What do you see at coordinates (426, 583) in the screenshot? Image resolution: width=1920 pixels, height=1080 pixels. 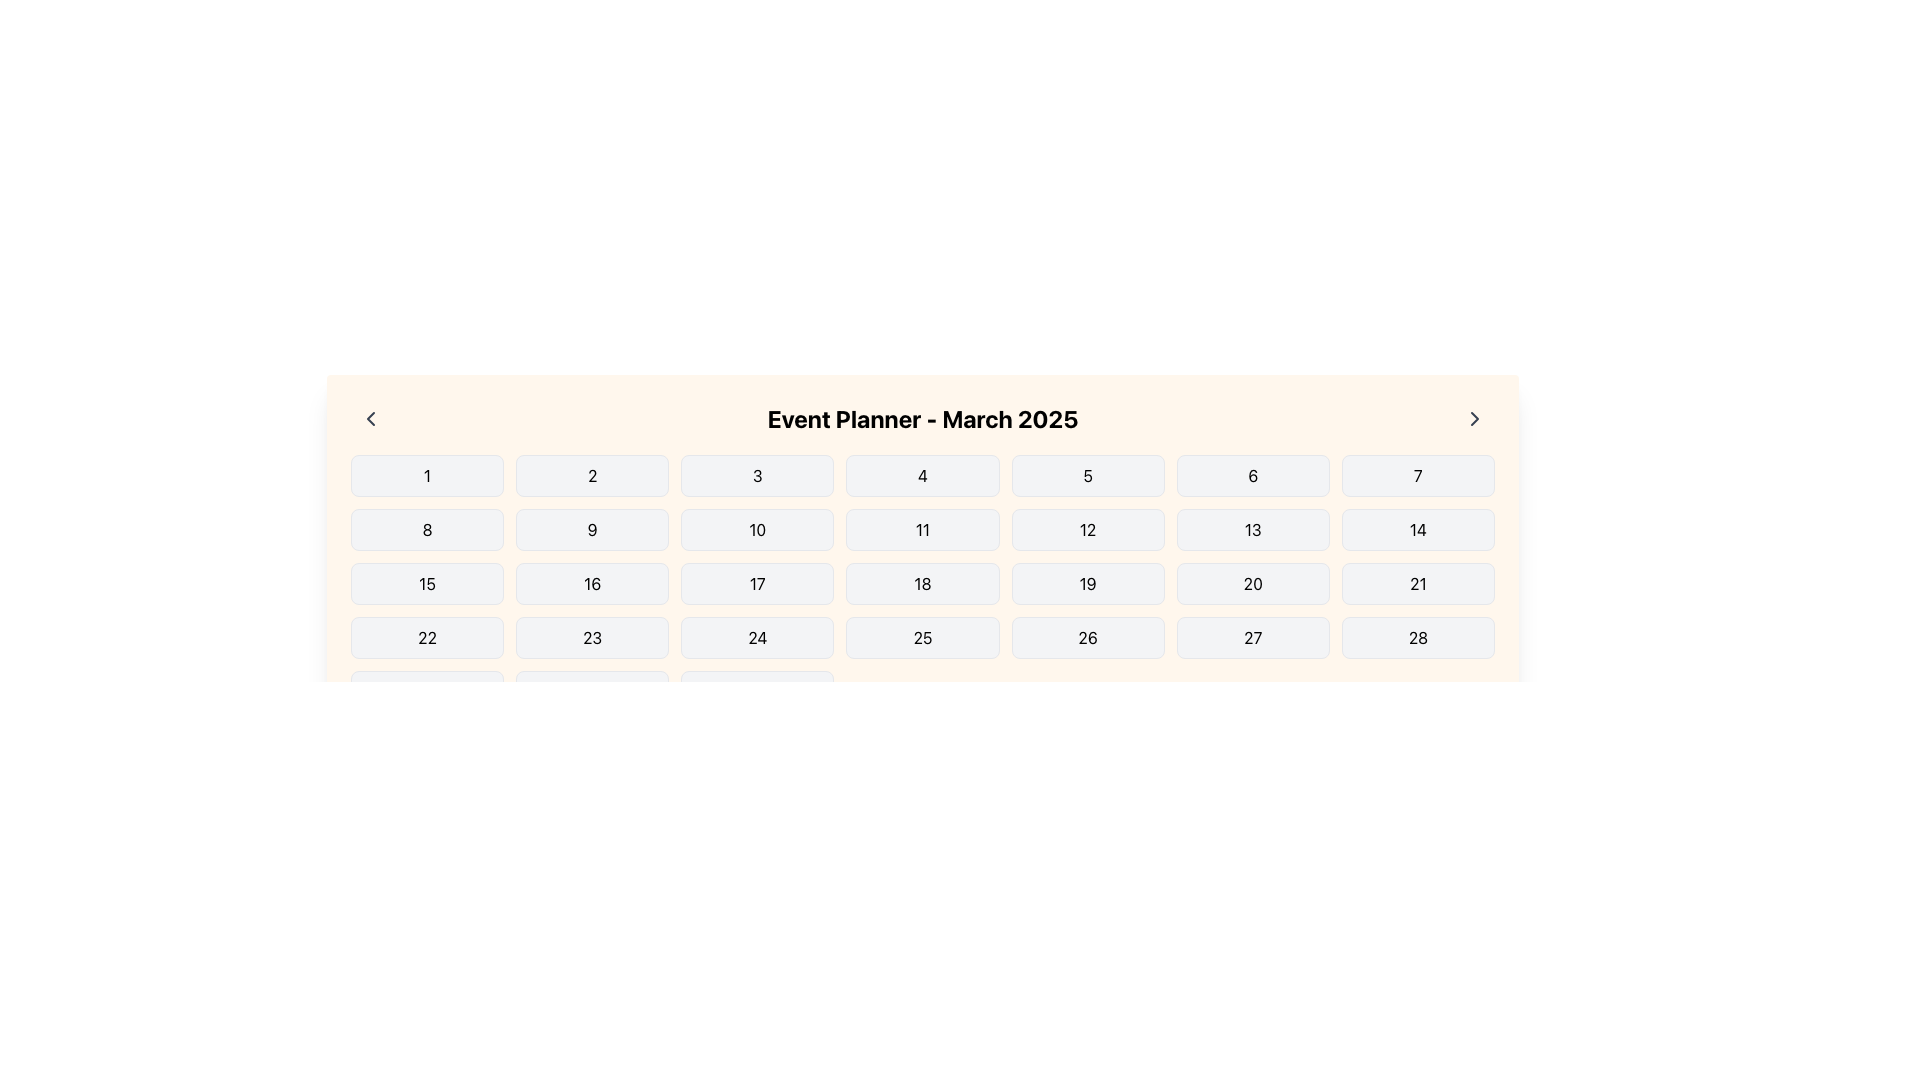 I see `the numerical text '15' located in the second column of the third row within a calendar interface` at bounding box center [426, 583].